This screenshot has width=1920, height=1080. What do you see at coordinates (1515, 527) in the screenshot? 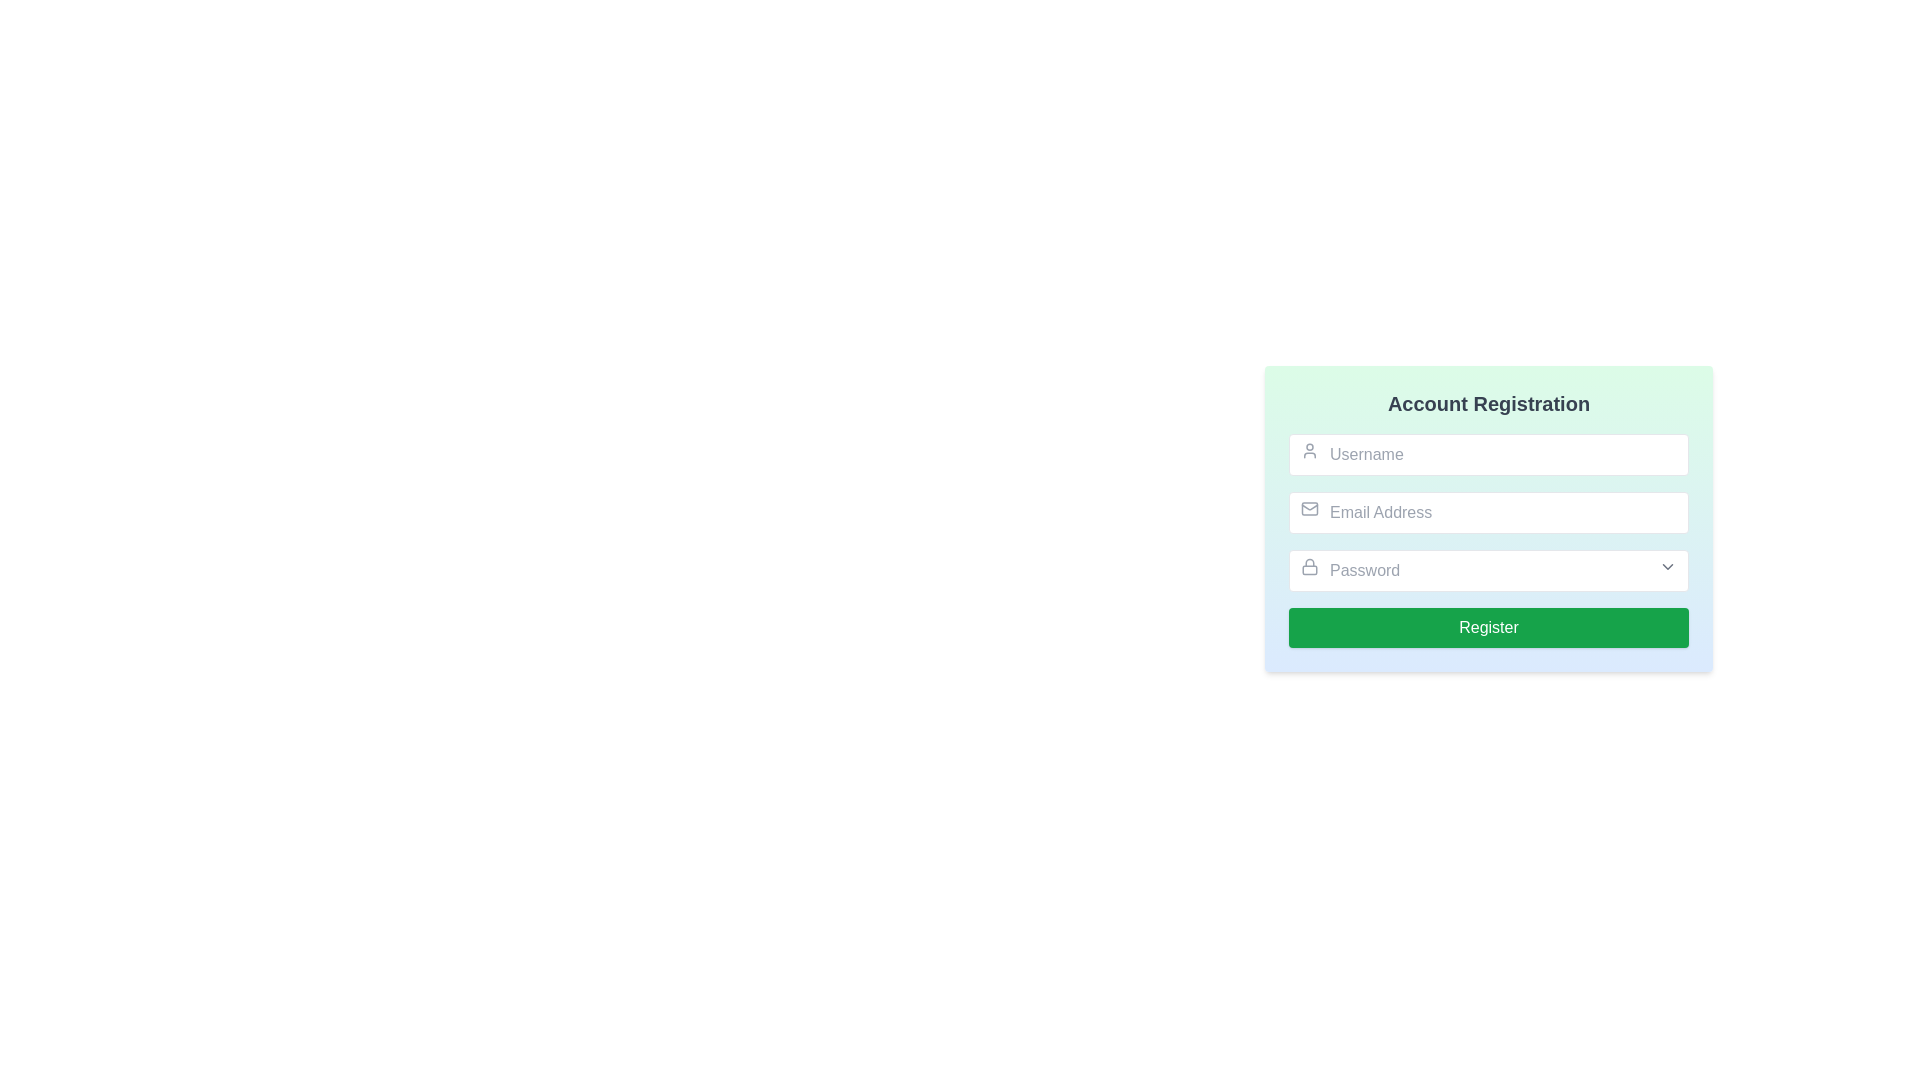
I see `the email input field in the Account Registration form` at bounding box center [1515, 527].